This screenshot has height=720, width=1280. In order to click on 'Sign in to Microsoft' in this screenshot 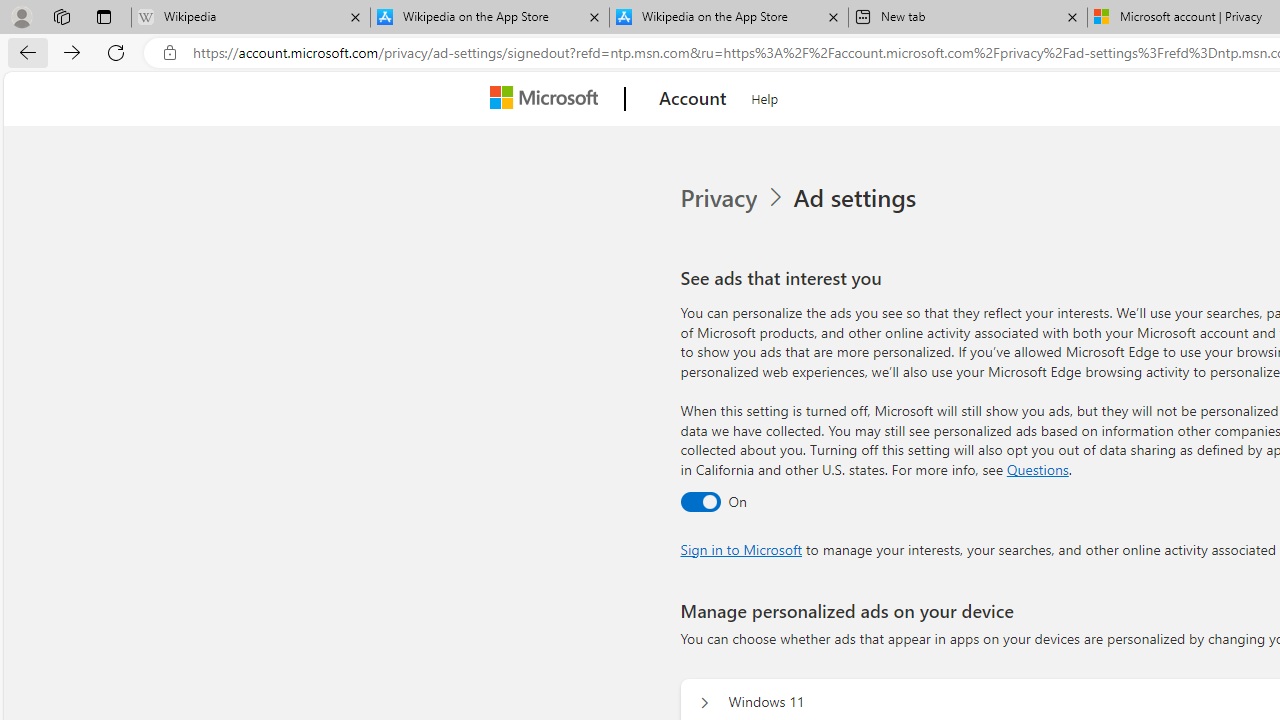, I will do `click(740, 549)`.